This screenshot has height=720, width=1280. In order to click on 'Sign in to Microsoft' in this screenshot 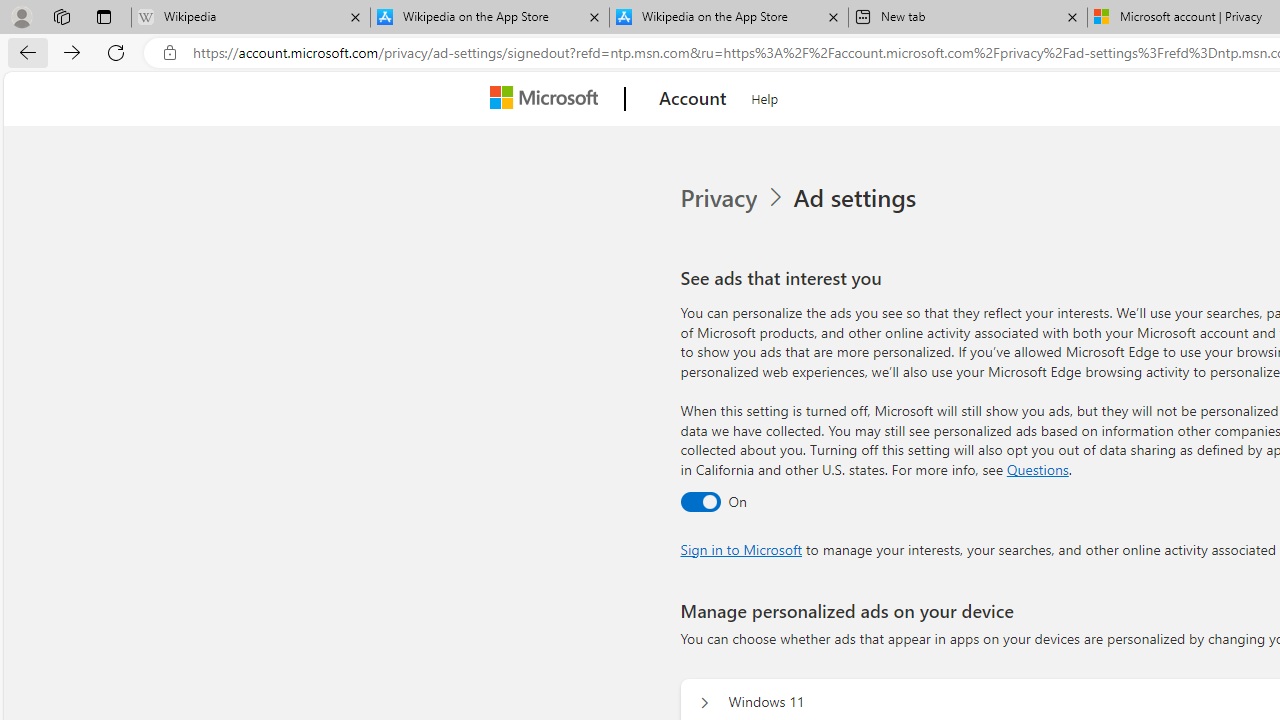, I will do `click(740, 549)`.